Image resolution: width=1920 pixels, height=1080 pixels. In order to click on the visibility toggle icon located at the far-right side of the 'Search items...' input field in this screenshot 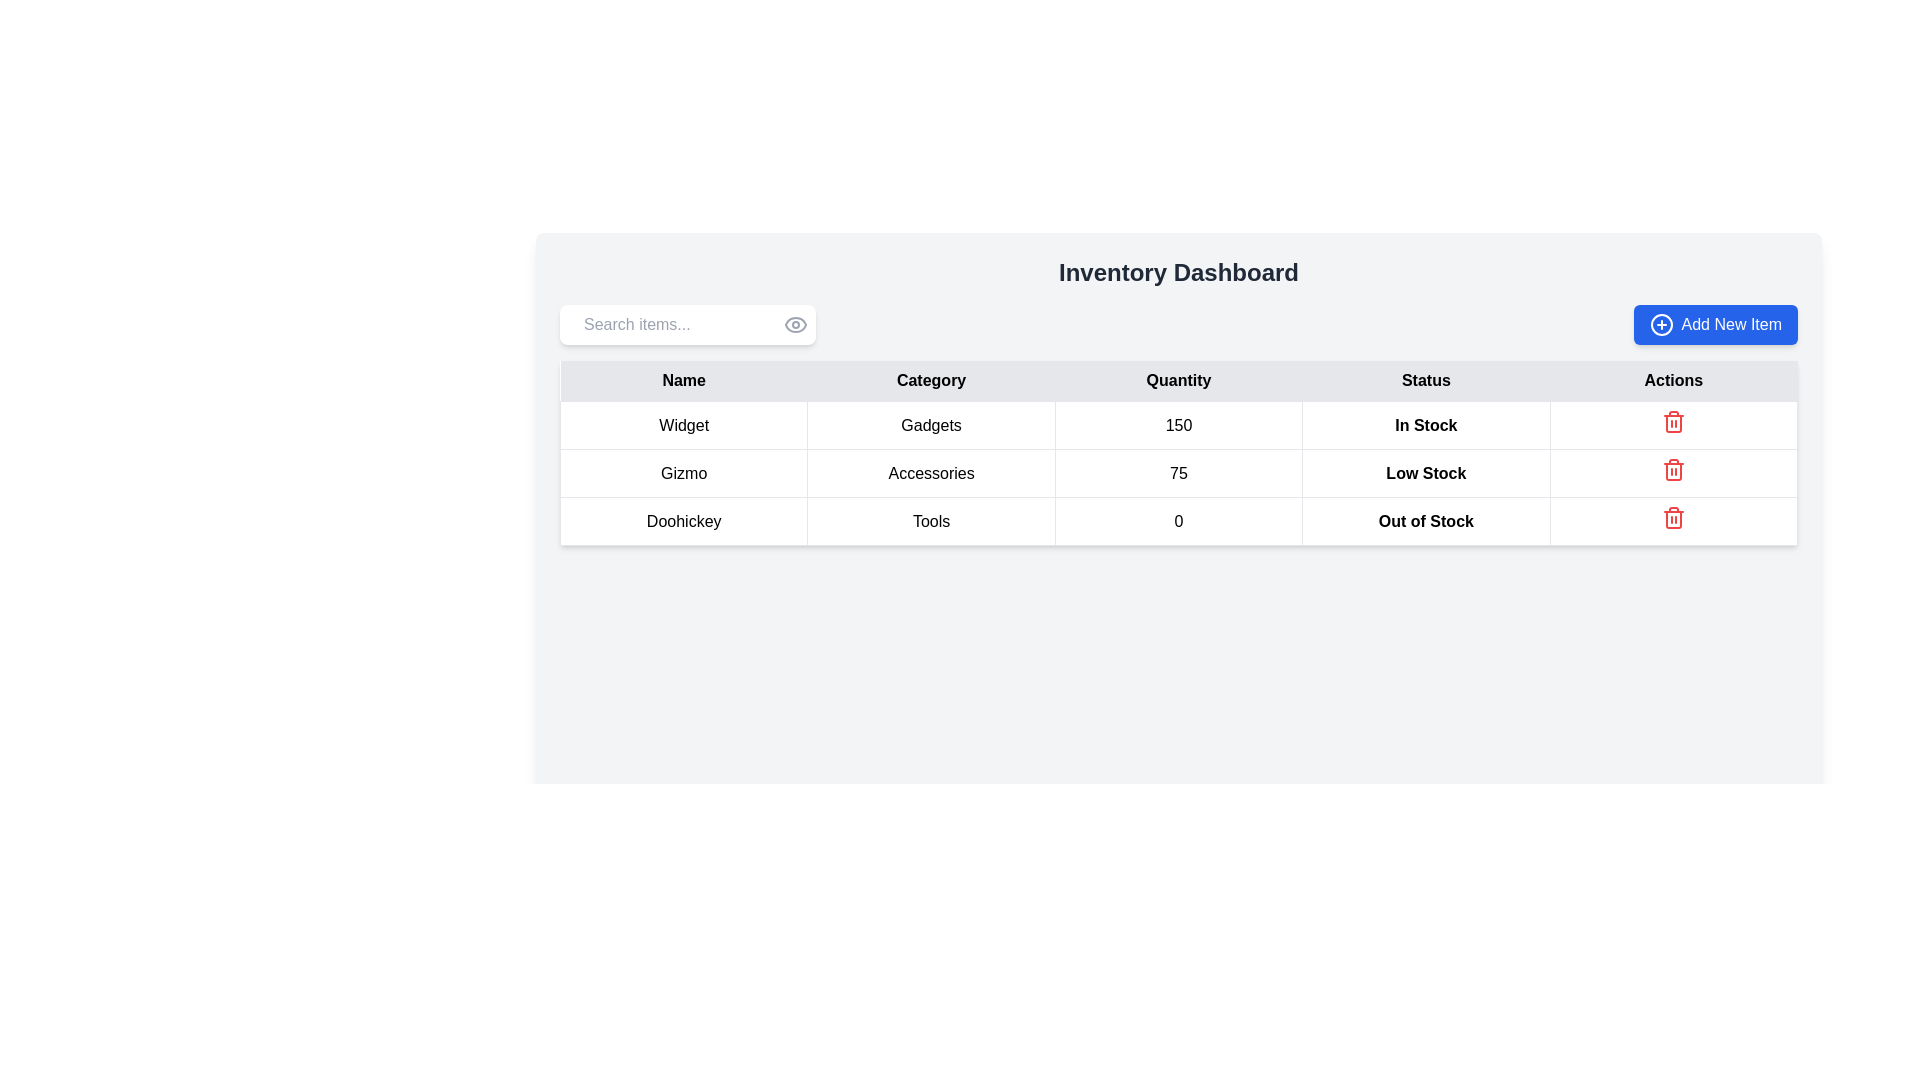, I will do `click(795, 323)`.